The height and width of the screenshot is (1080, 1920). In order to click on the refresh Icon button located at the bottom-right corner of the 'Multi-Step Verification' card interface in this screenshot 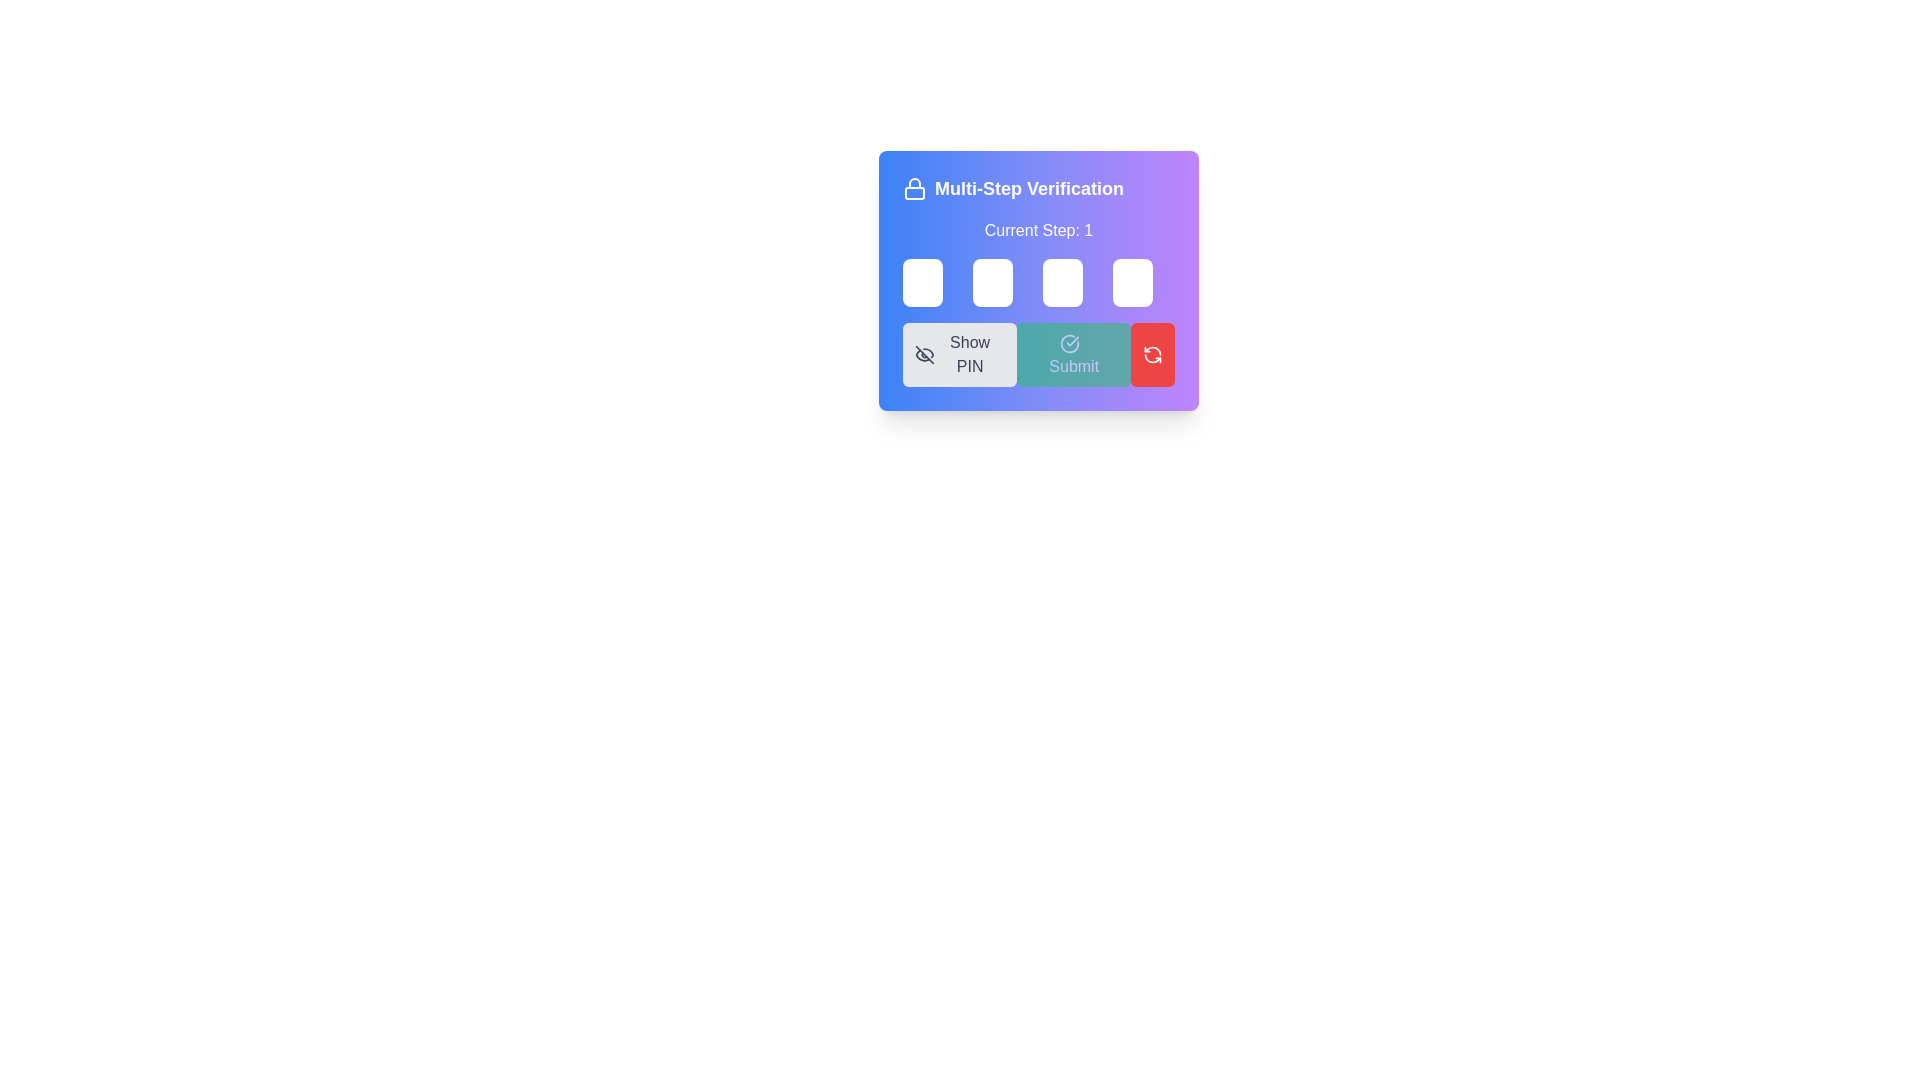, I will do `click(1152, 353)`.